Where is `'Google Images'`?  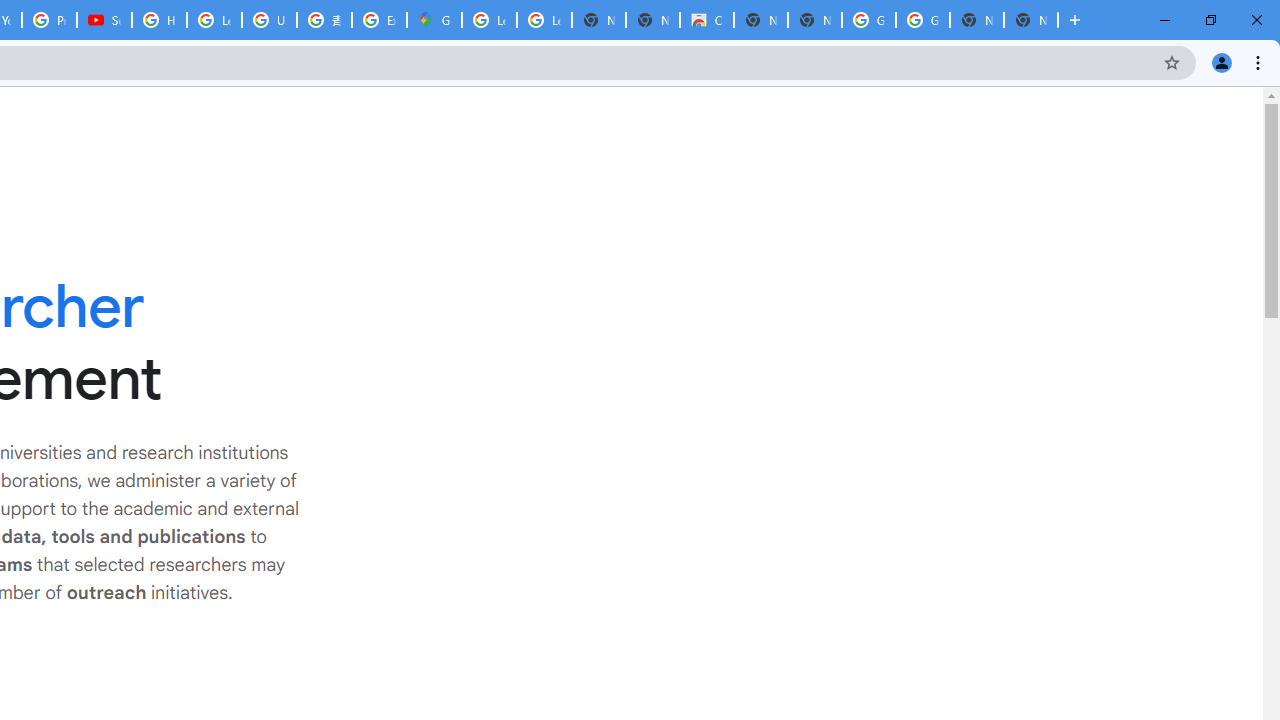
'Google Images' is located at coordinates (869, 20).